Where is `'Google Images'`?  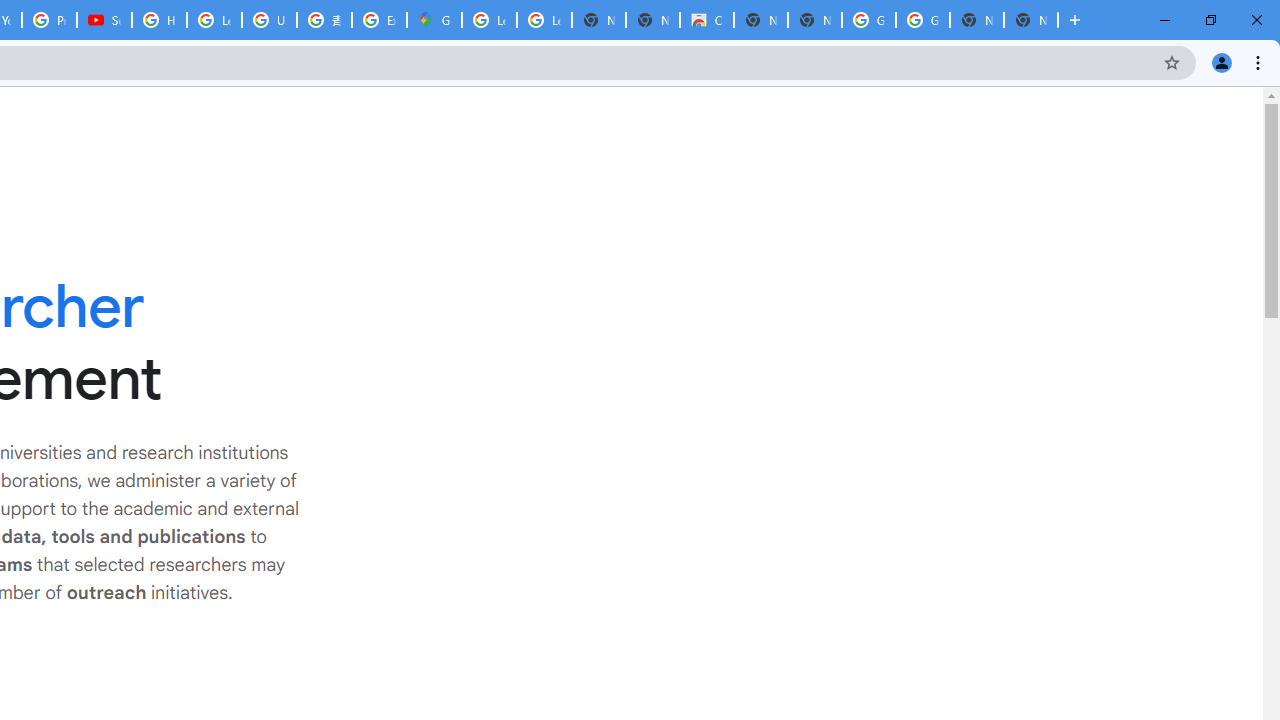
'Google Images' is located at coordinates (869, 20).